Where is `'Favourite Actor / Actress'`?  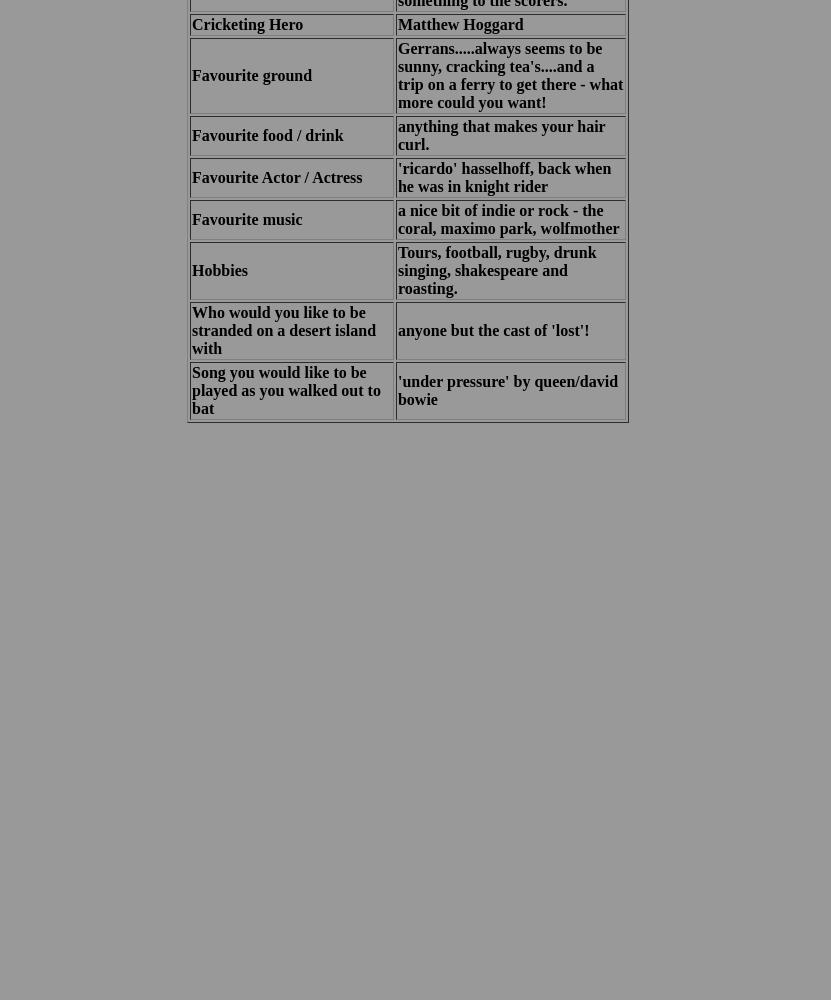
'Favourite Actor / Actress' is located at coordinates (275, 177).